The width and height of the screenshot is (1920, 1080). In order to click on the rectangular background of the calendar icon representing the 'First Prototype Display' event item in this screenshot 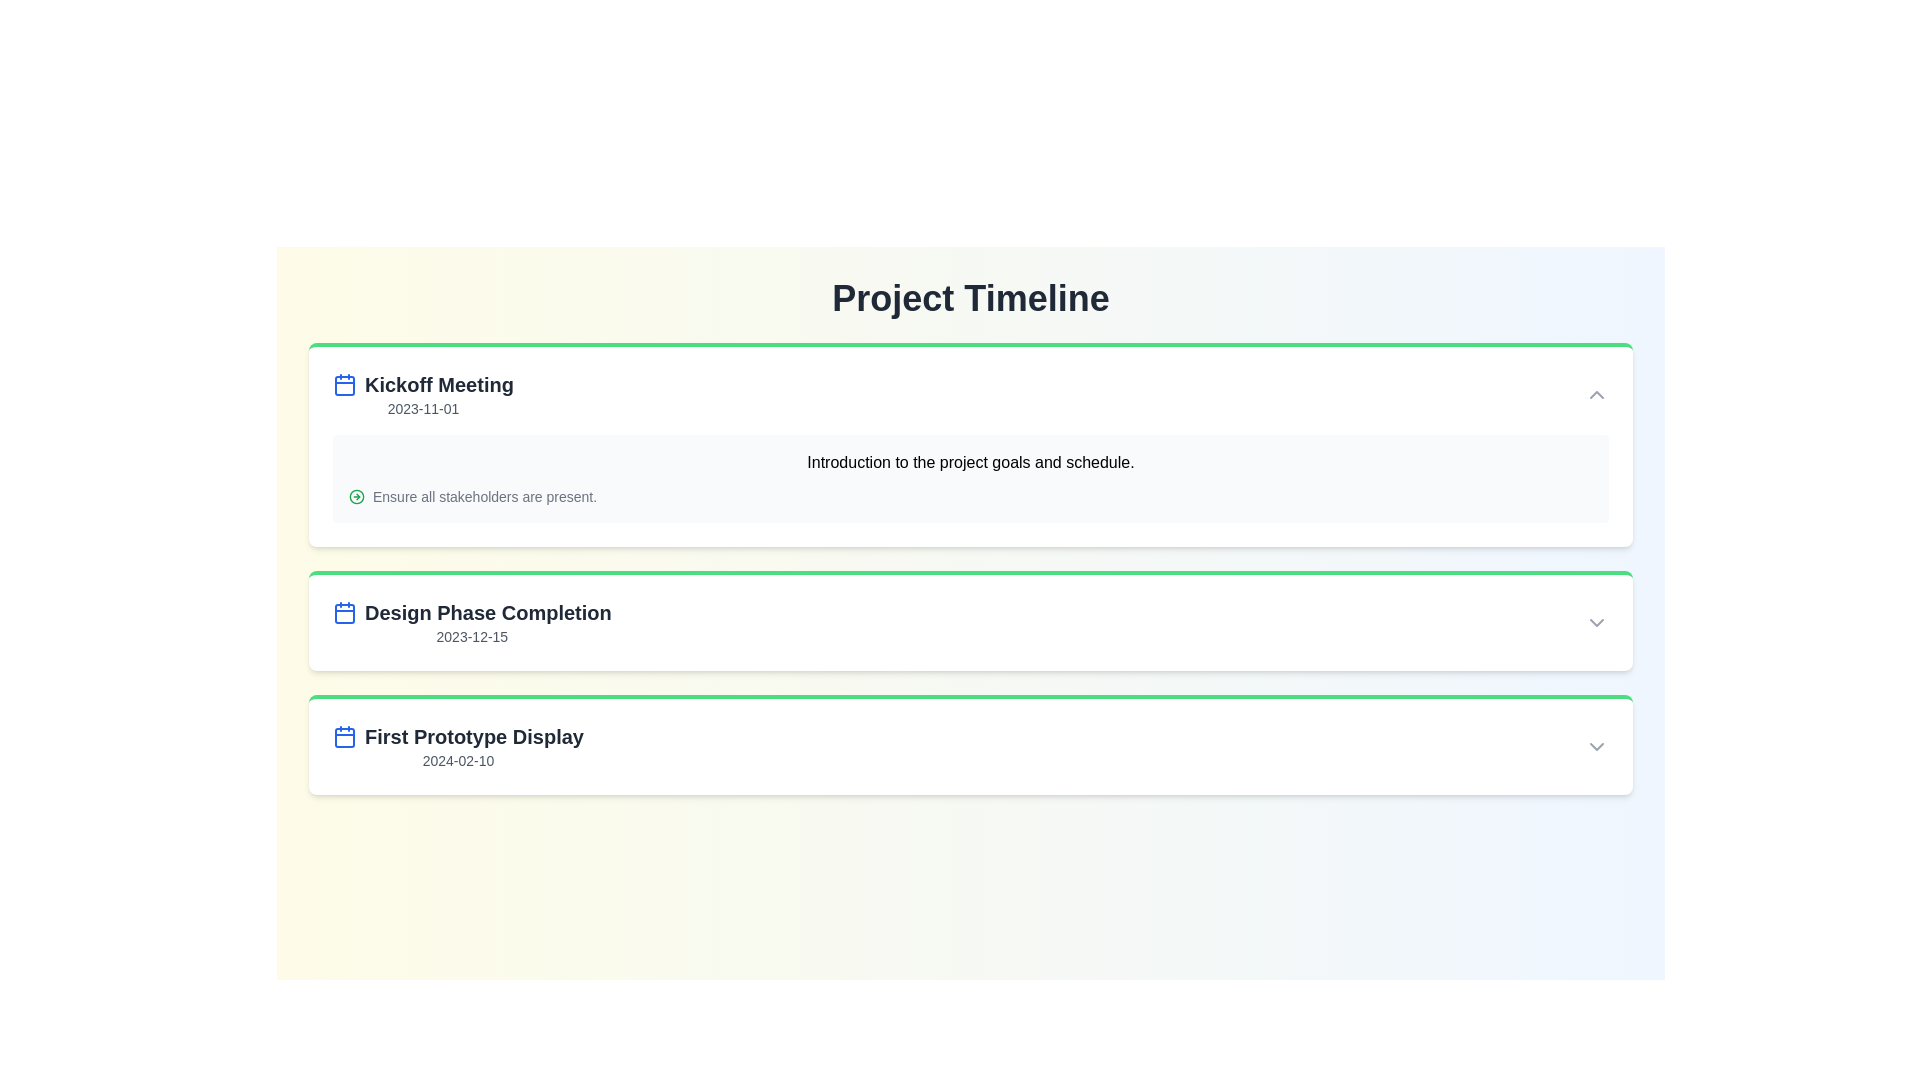, I will do `click(345, 737)`.